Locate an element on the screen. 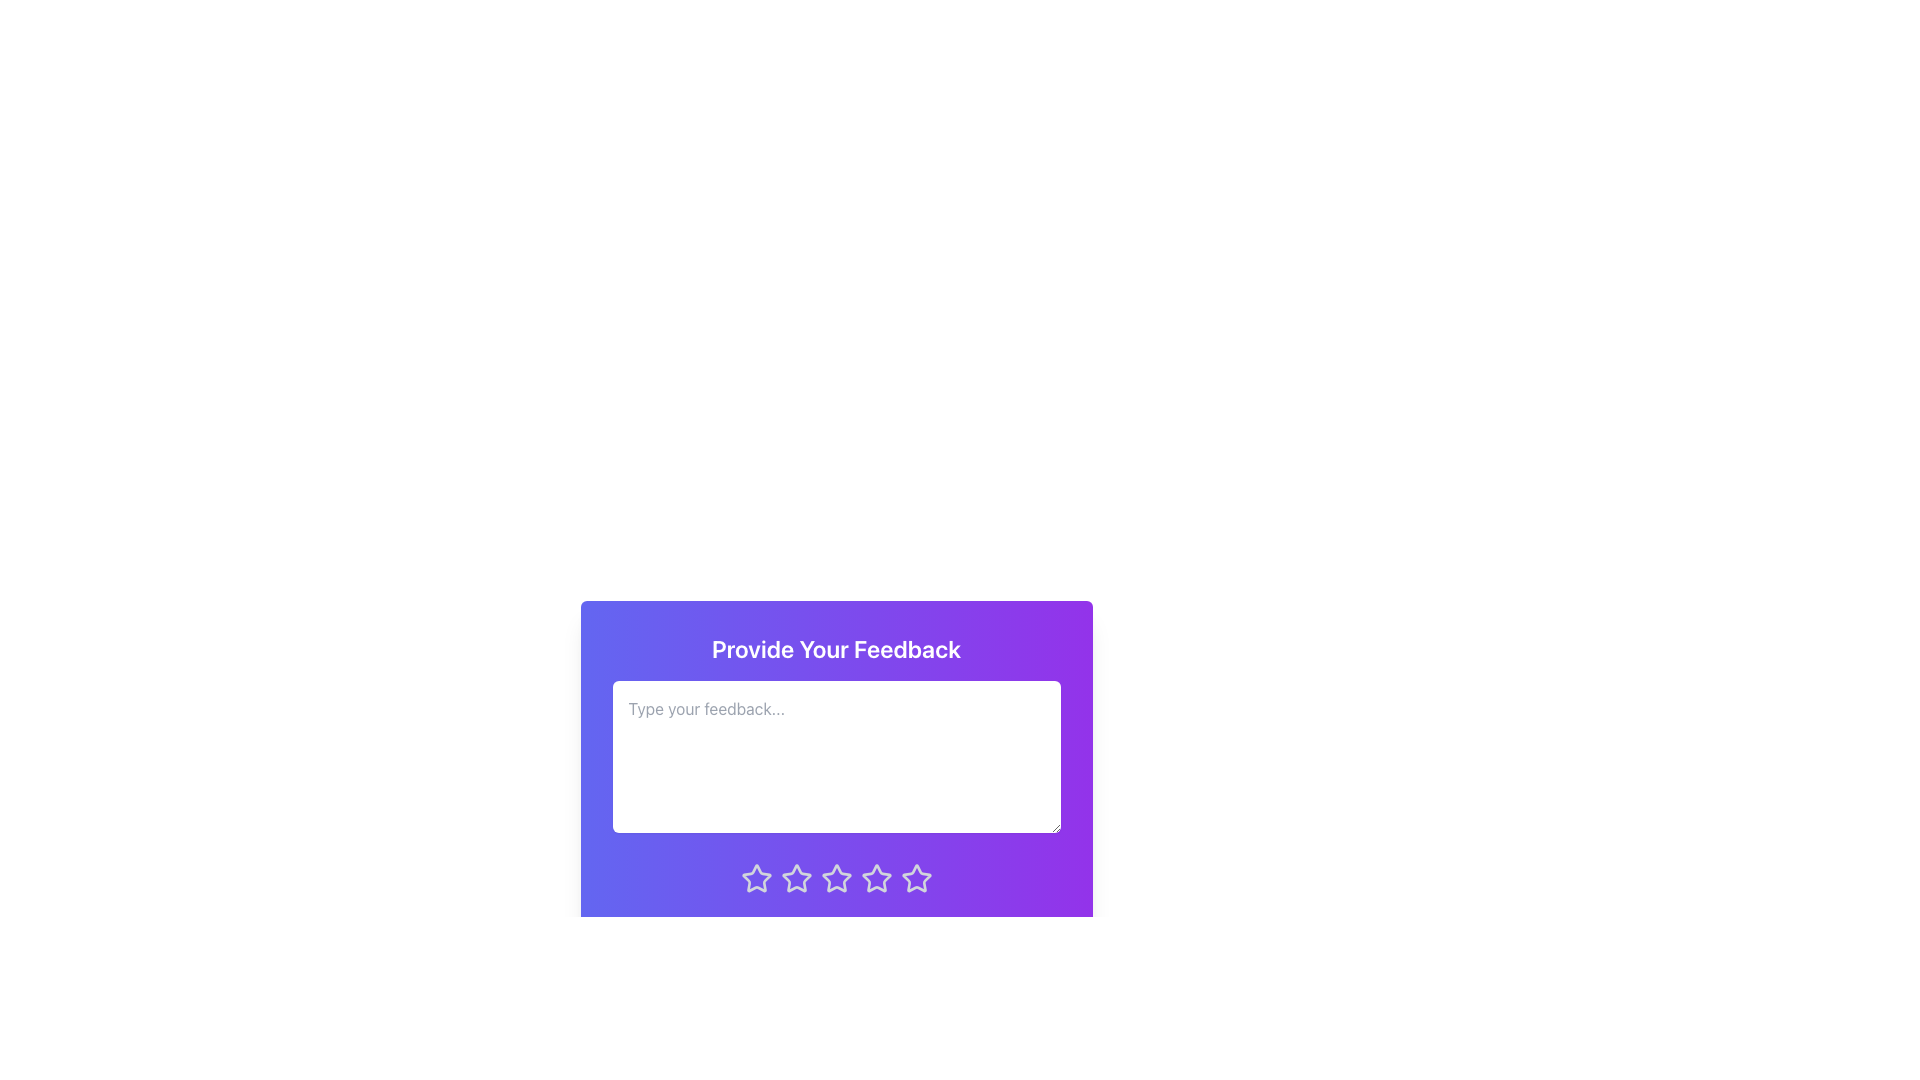  the non-interactive label at the top of the feedback form panel to orient users to the purpose of the form is located at coordinates (836, 648).